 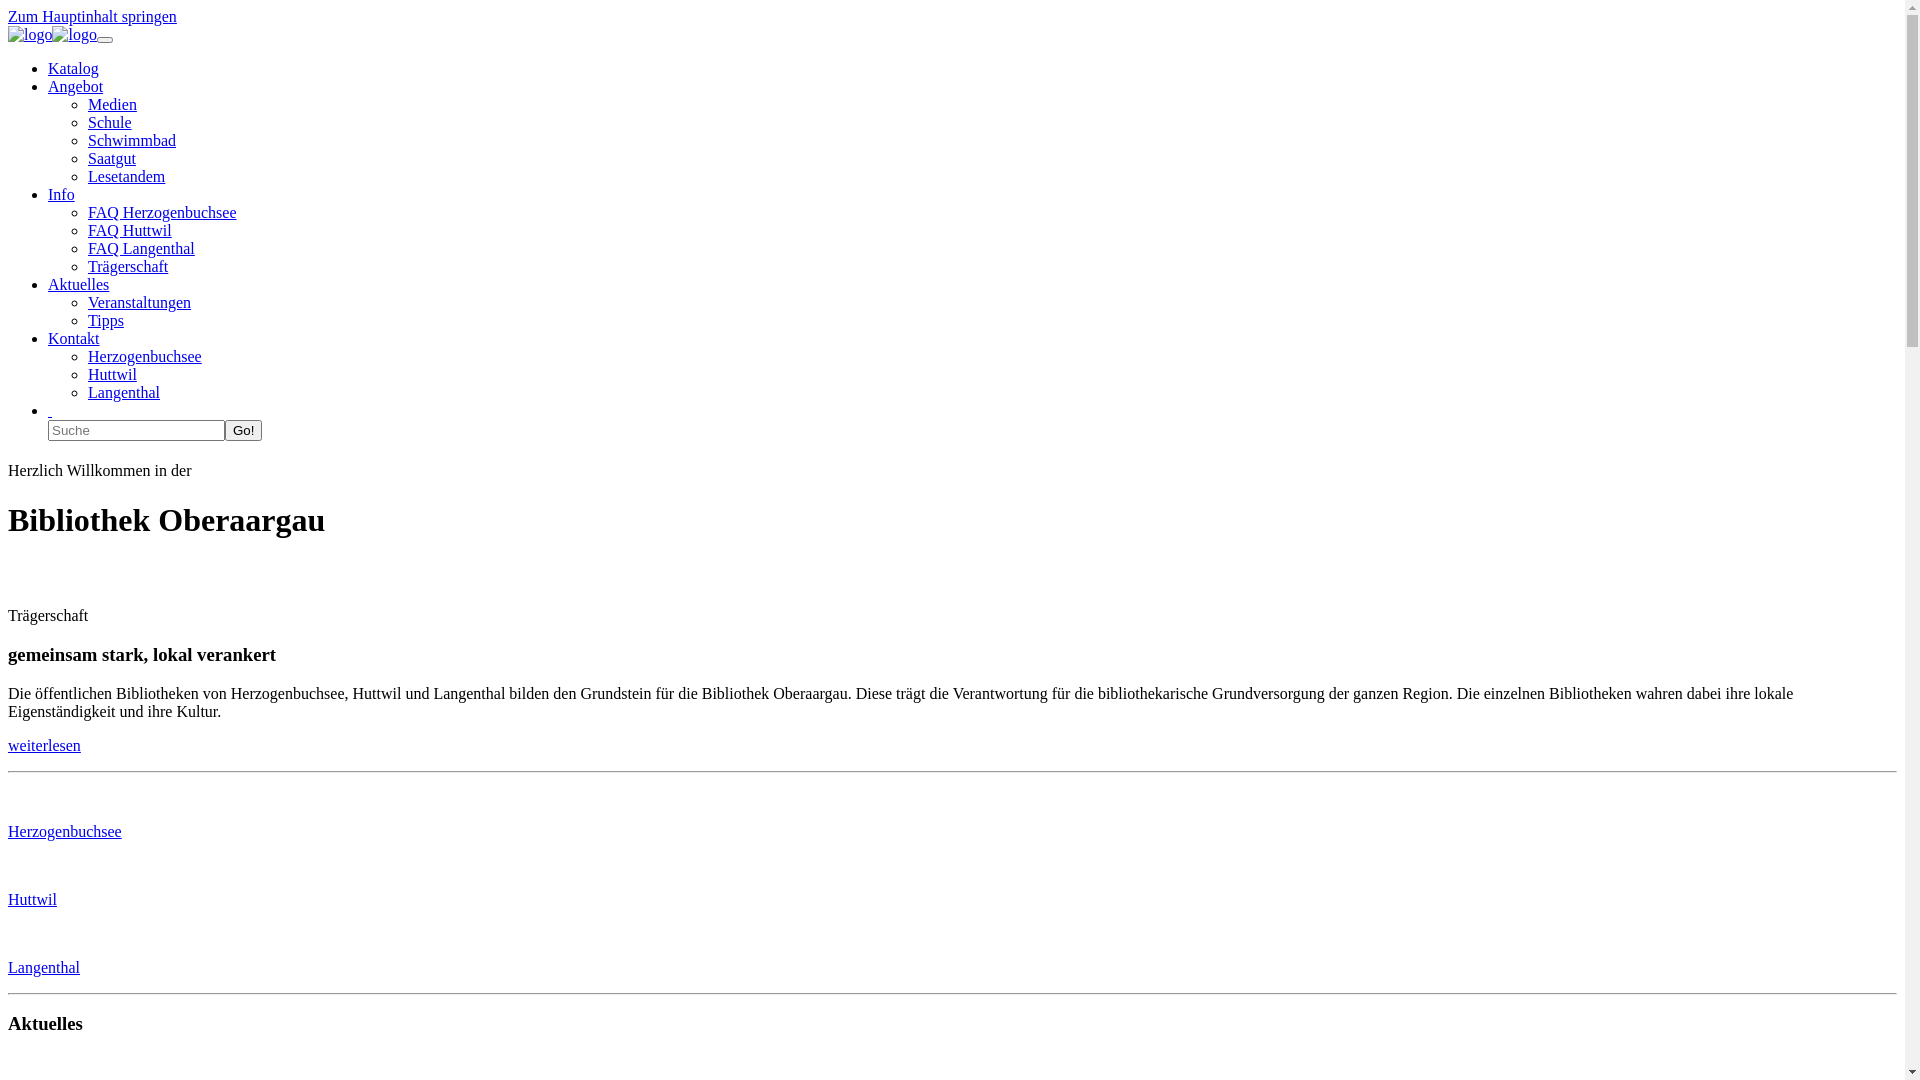 What do you see at coordinates (104, 319) in the screenshot?
I see `'Tipps'` at bounding box center [104, 319].